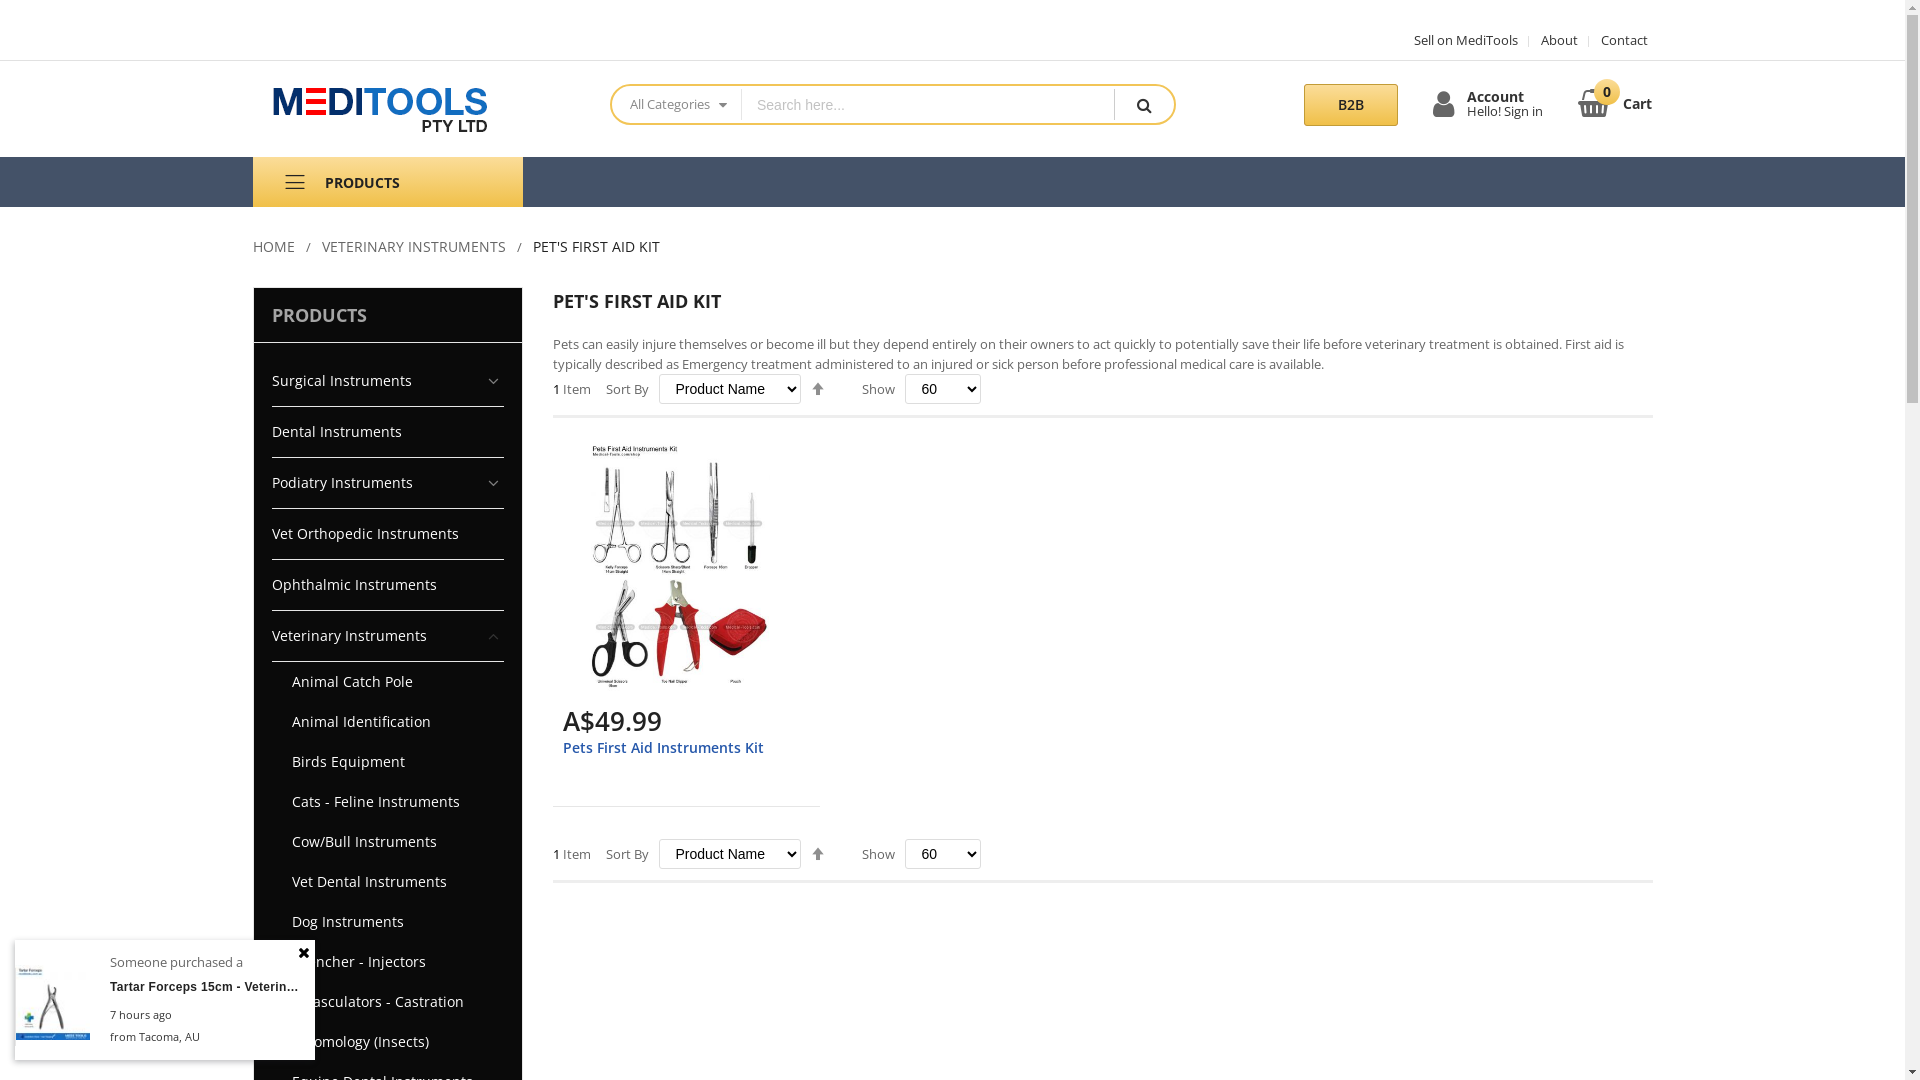 The width and height of the screenshot is (1920, 1080). What do you see at coordinates (817, 854) in the screenshot?
I see `'Set Descending Direction'` at bounding box center [817, 854].